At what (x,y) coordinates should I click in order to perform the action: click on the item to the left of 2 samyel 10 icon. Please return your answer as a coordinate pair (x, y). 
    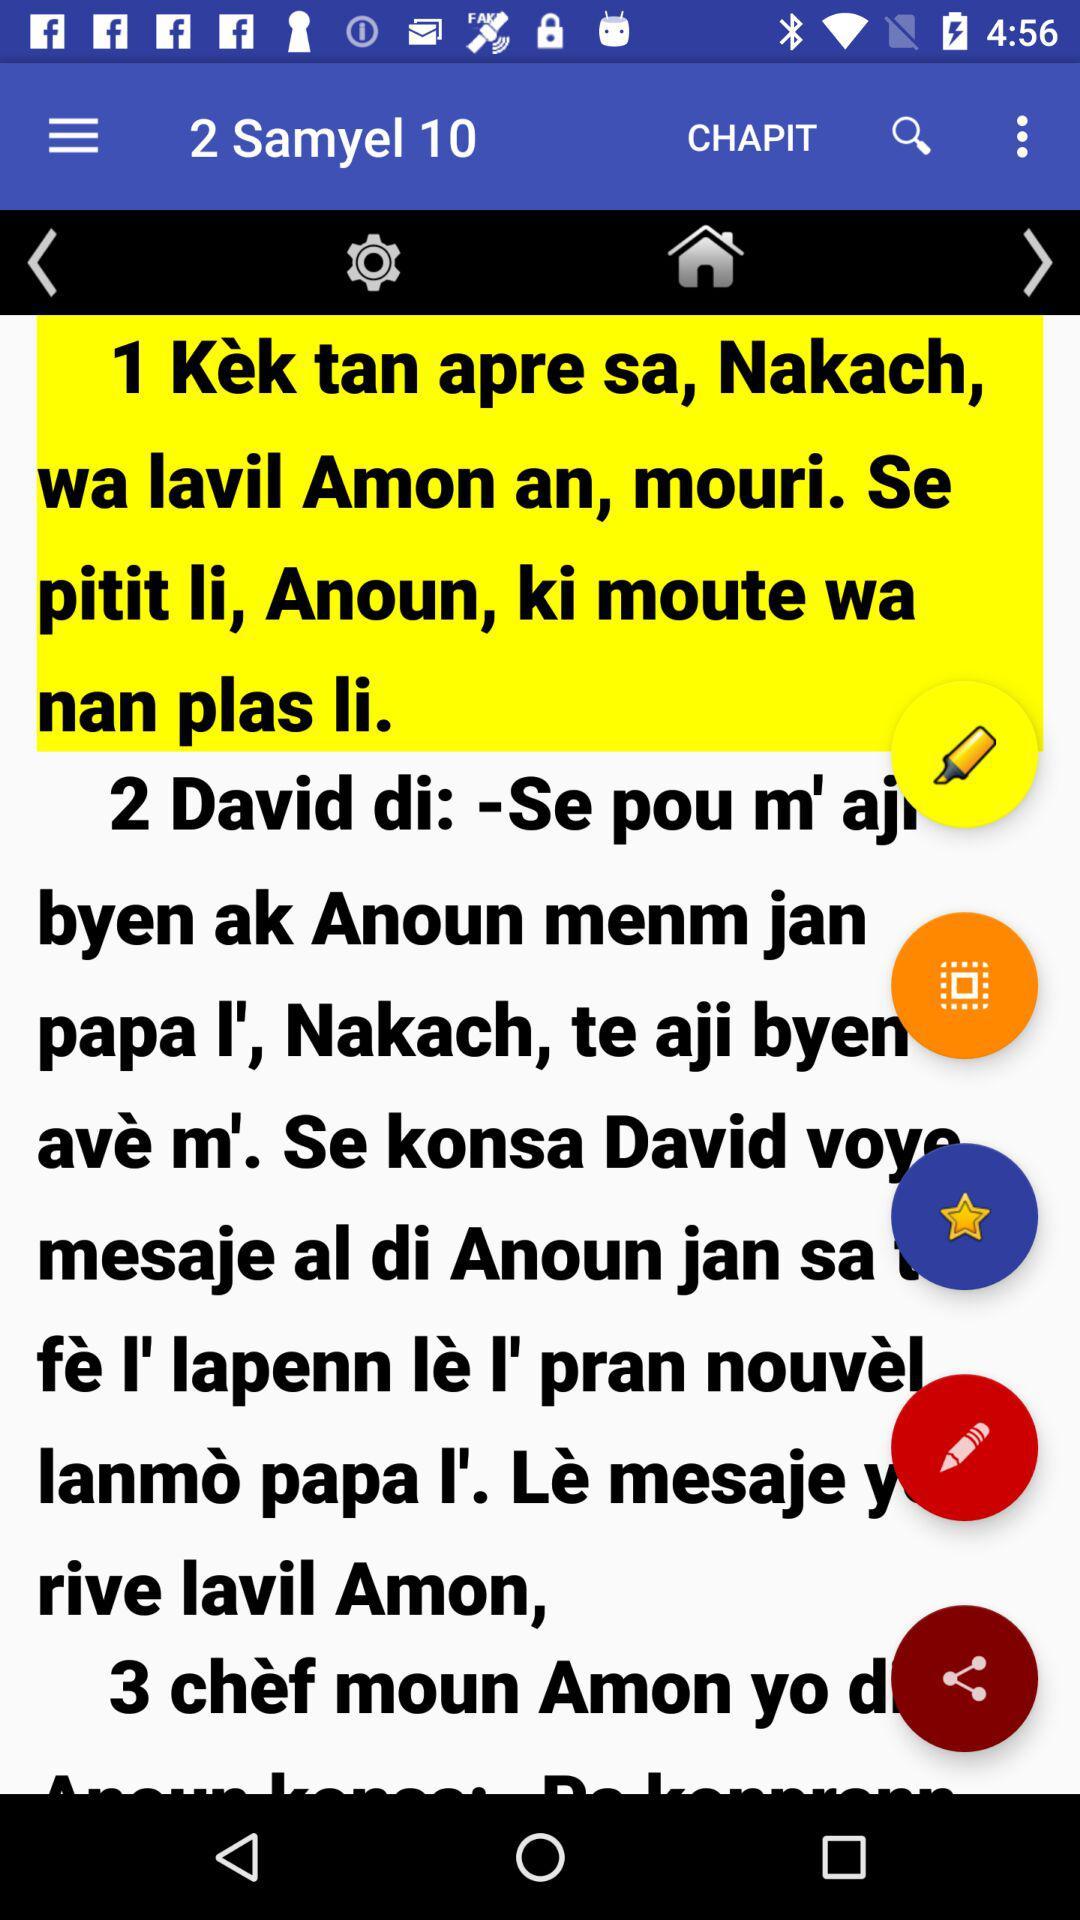
    Looking at the image, I should click on (72, 135).